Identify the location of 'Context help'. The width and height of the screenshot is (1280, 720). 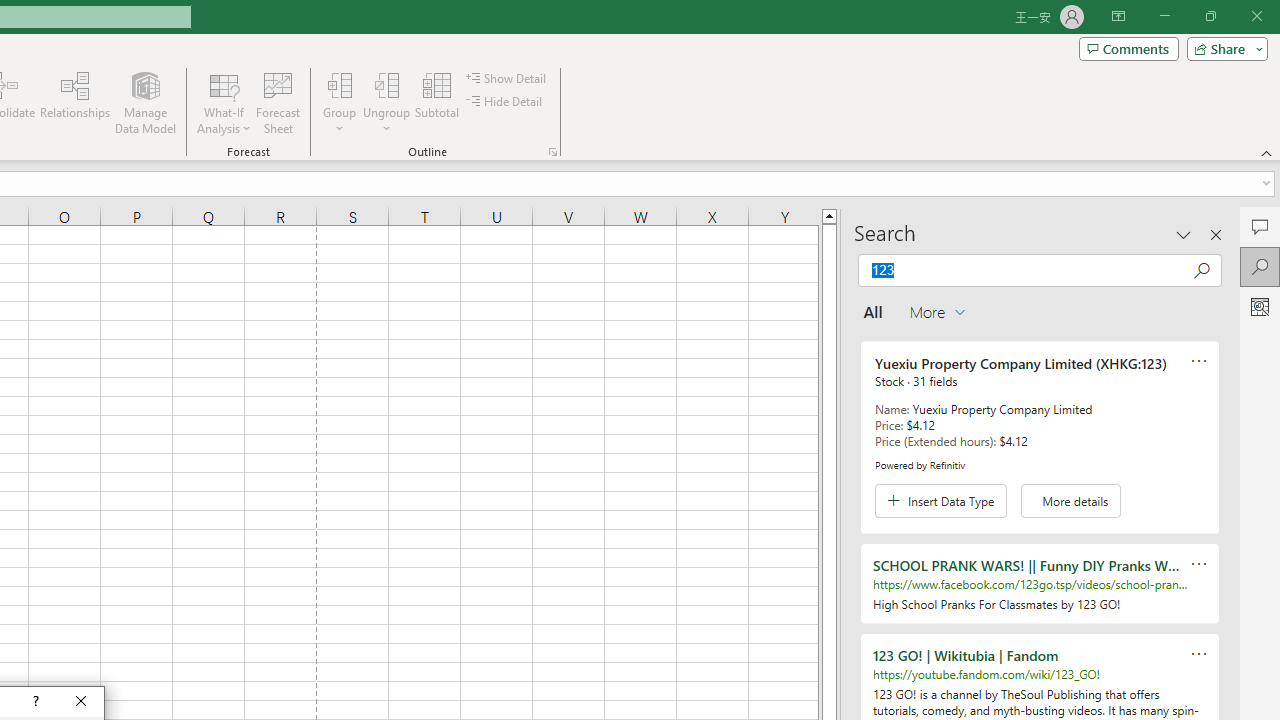
(34, 701).